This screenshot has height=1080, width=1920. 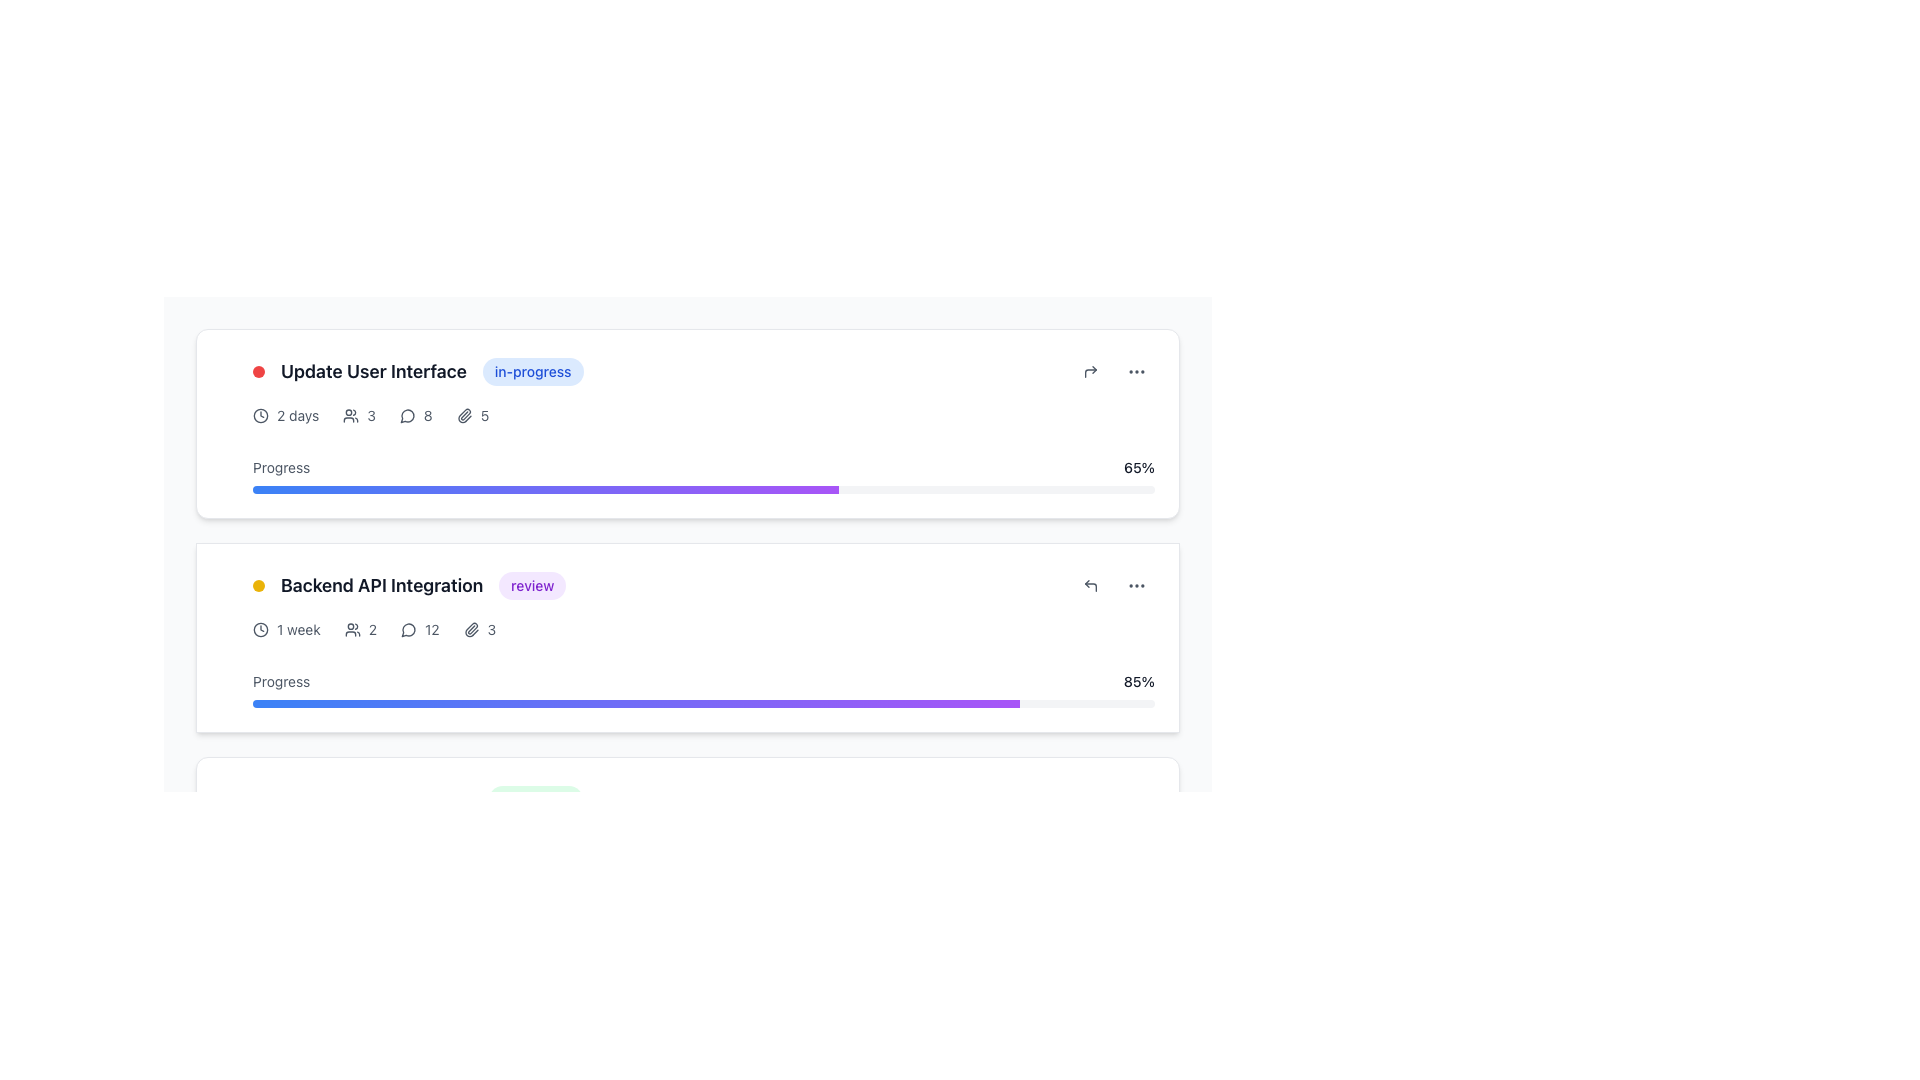 What do you see at coordinates (259, 844) in the screenshot?
I see `the circular vector graphic element that resembles a clock, located in the bottom-left section of the interface` at bounding box center [259, 844].